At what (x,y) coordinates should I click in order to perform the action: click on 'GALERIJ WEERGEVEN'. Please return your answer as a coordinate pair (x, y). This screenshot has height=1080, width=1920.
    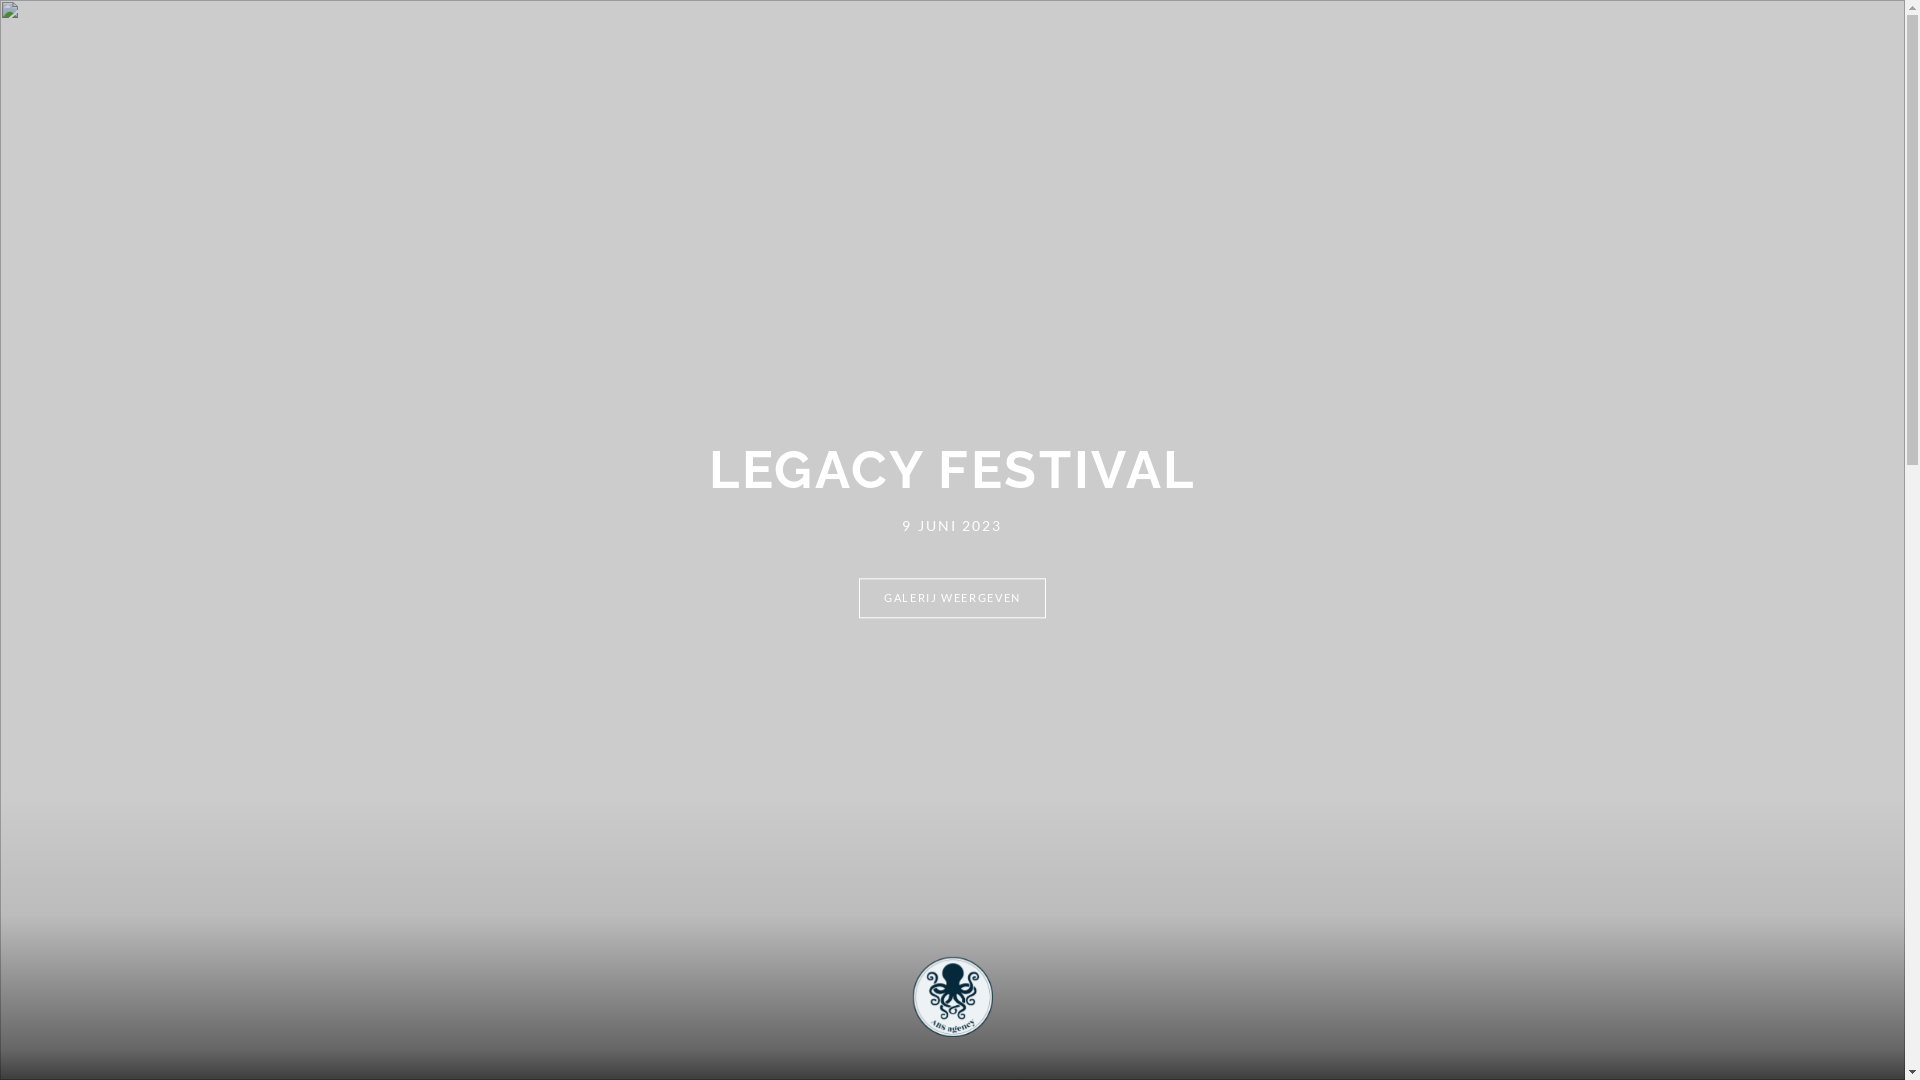
    Looking at the image, I should click on (951, 597).